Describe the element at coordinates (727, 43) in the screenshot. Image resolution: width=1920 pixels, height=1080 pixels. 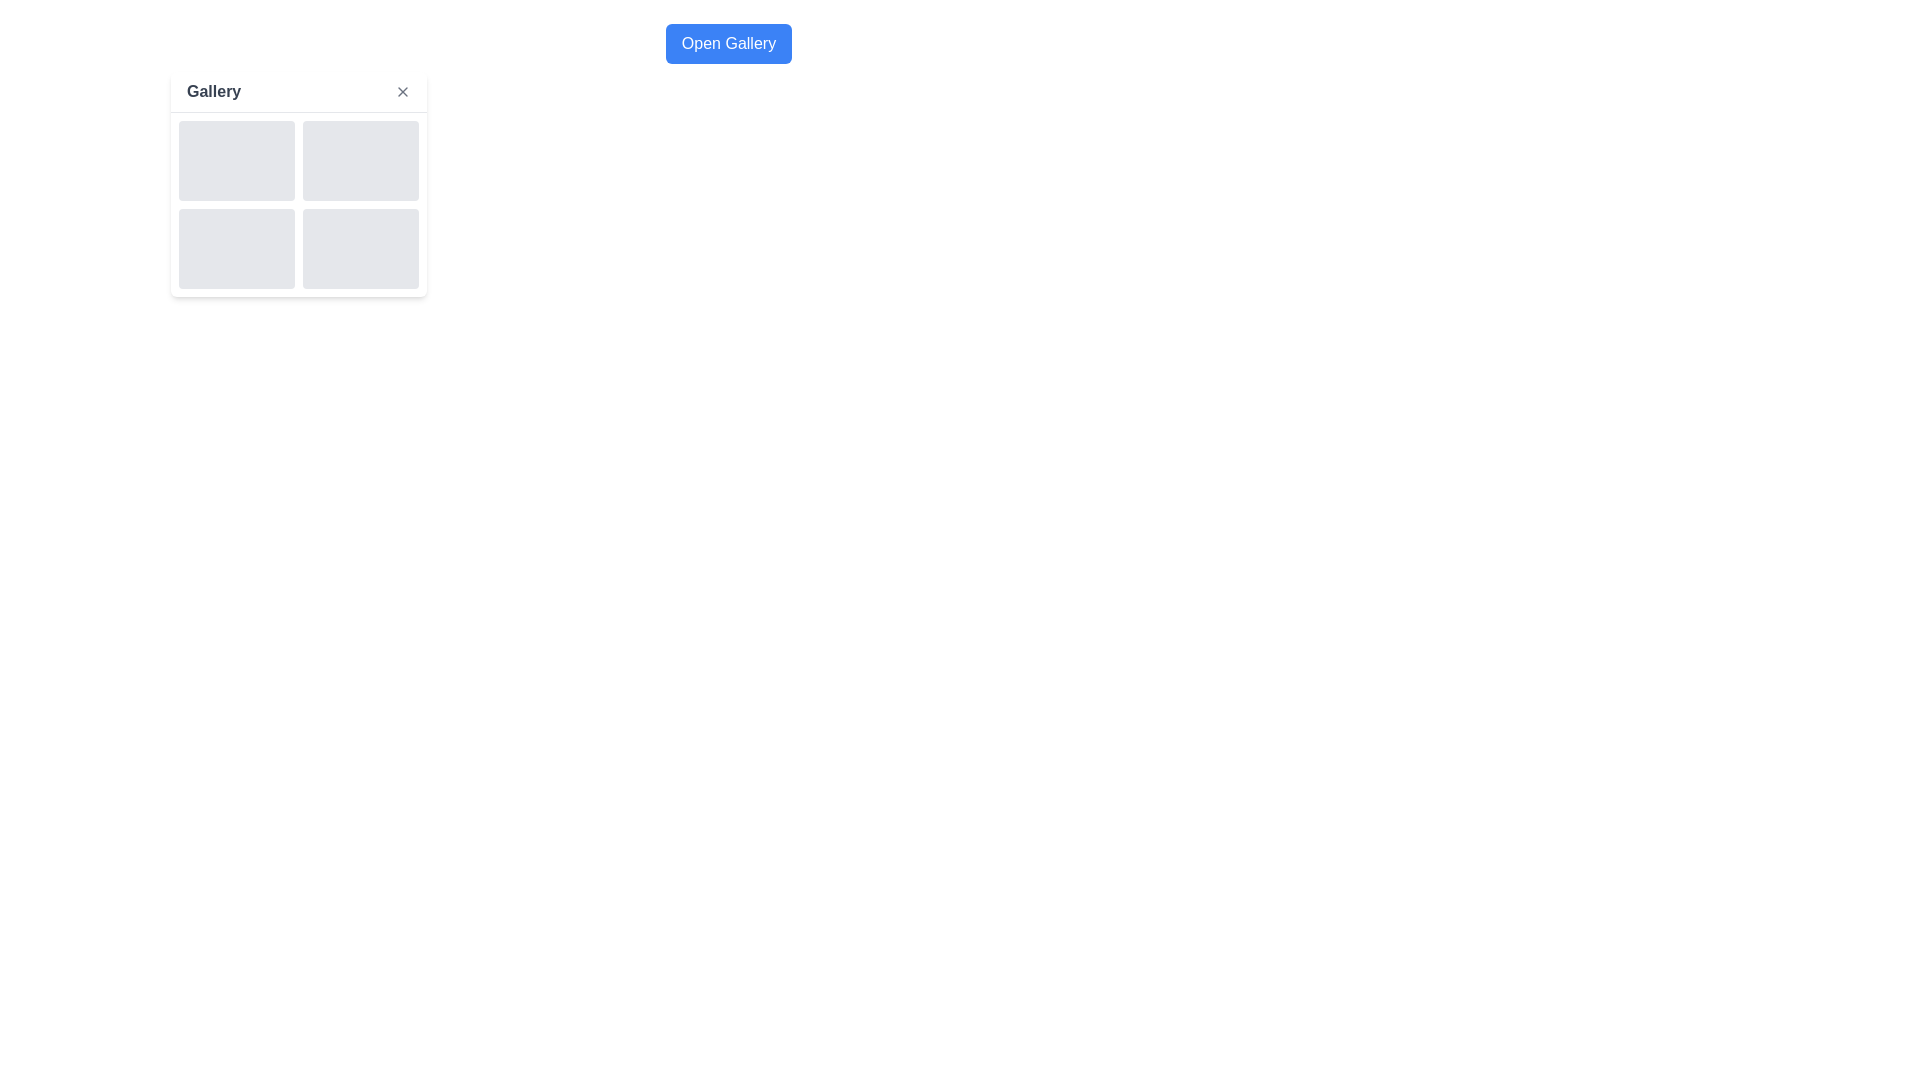
I see `the rounded button with a bright blue background and white text labeled 'Open Gallery'` at that location.